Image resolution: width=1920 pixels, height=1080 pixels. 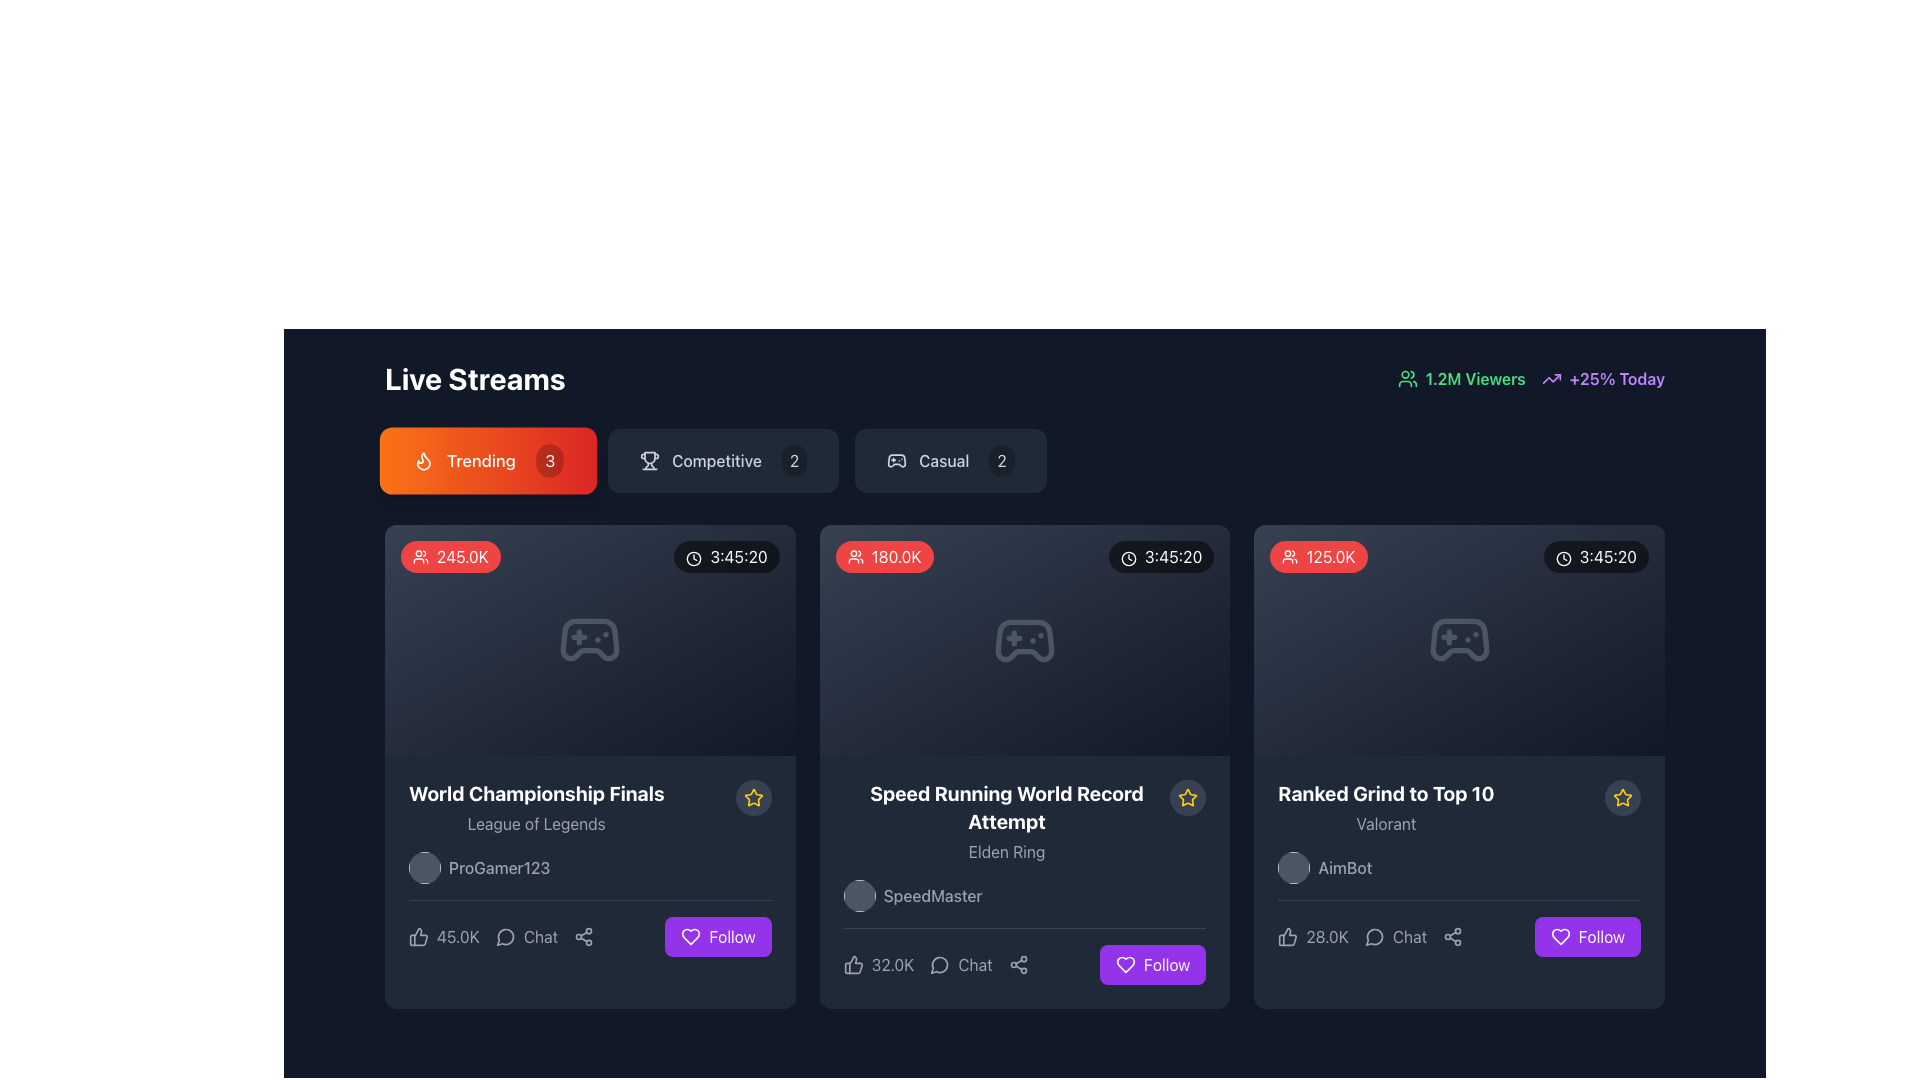 I want to click on the surrounding elements near the 'SpeedMaster' text label, which is displayed in a smaller, medium-weight font near the bottom left of the profile section under a live stream card, so click(x=932, y=894).